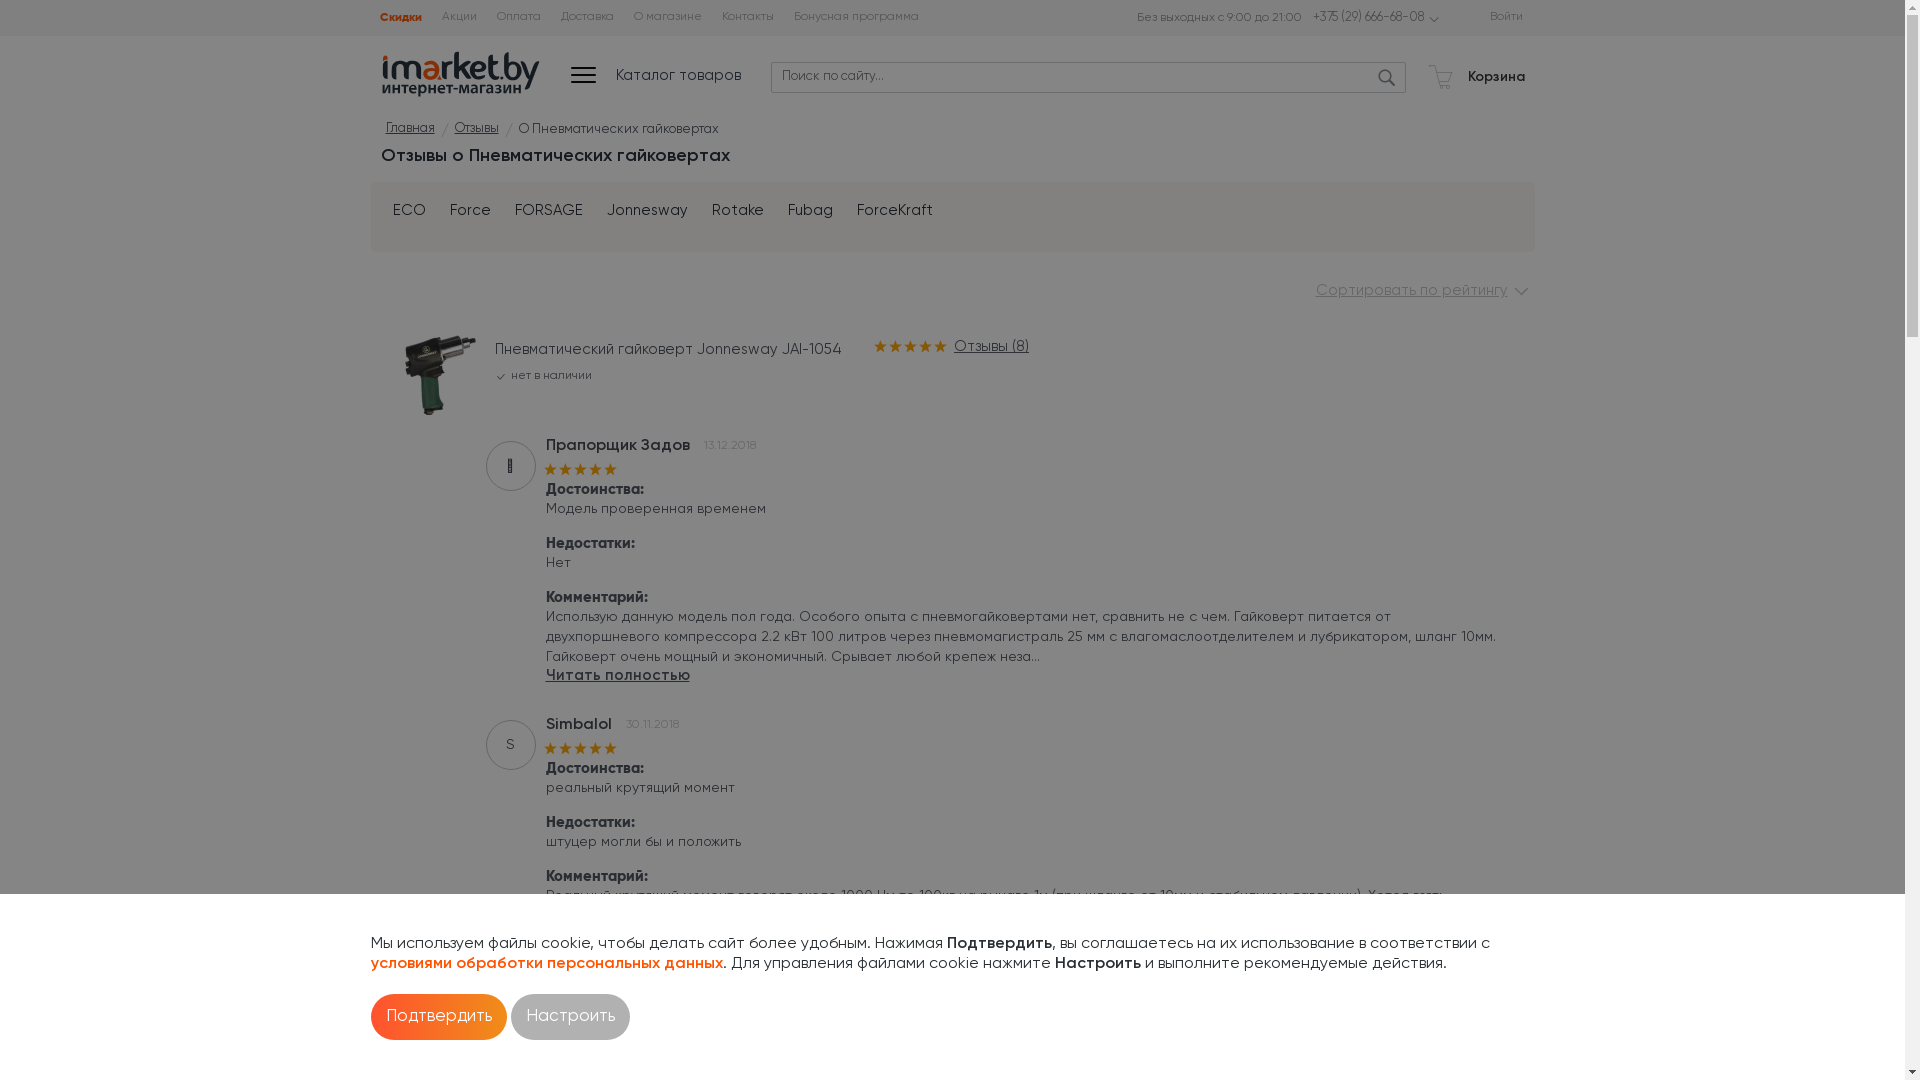 The image size is (1920, 1080). Describe the element at coordinates (547, 211) in the screenshot. I see `'FORSAGE'` at that location.